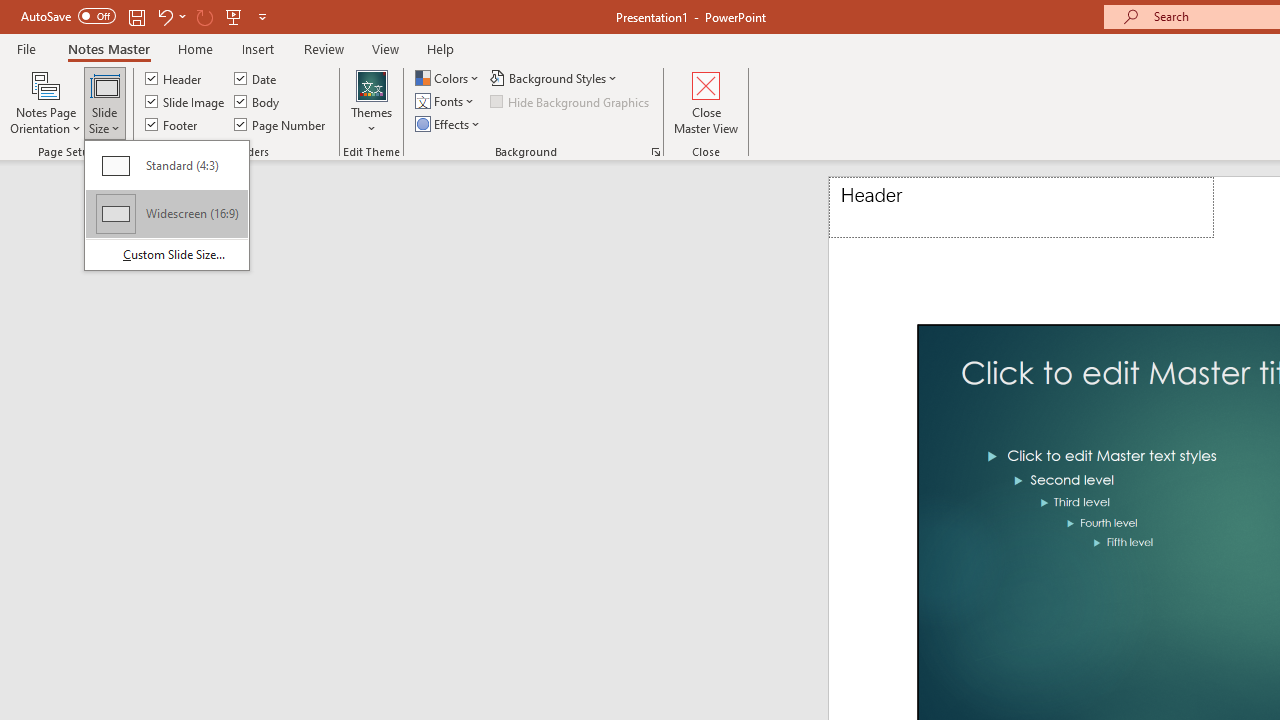 The width and height of the screenshot is (1280, 720). I want to click on 'Notes Master', so click(107, 48).